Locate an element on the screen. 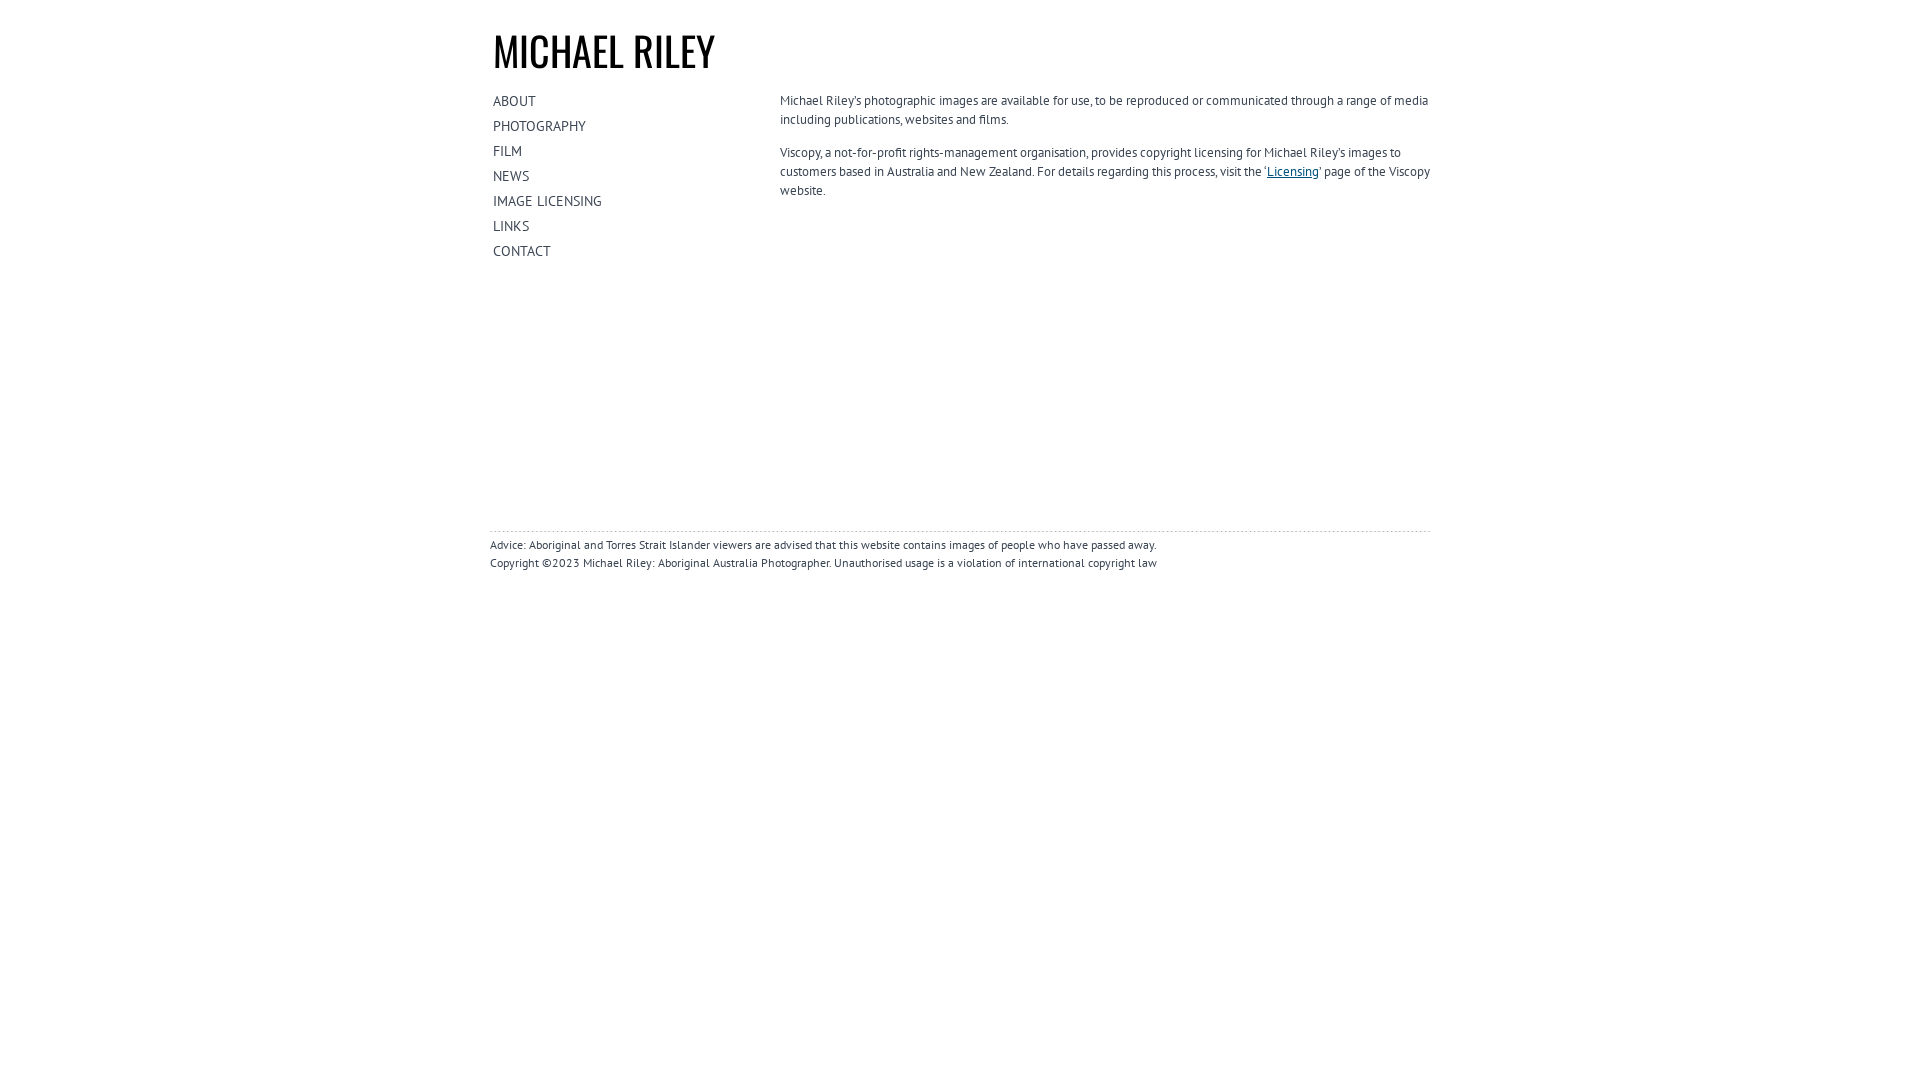 This screenshot has width=1920, height=1080. 'CONTACT' is located at coordinates (627, 249).